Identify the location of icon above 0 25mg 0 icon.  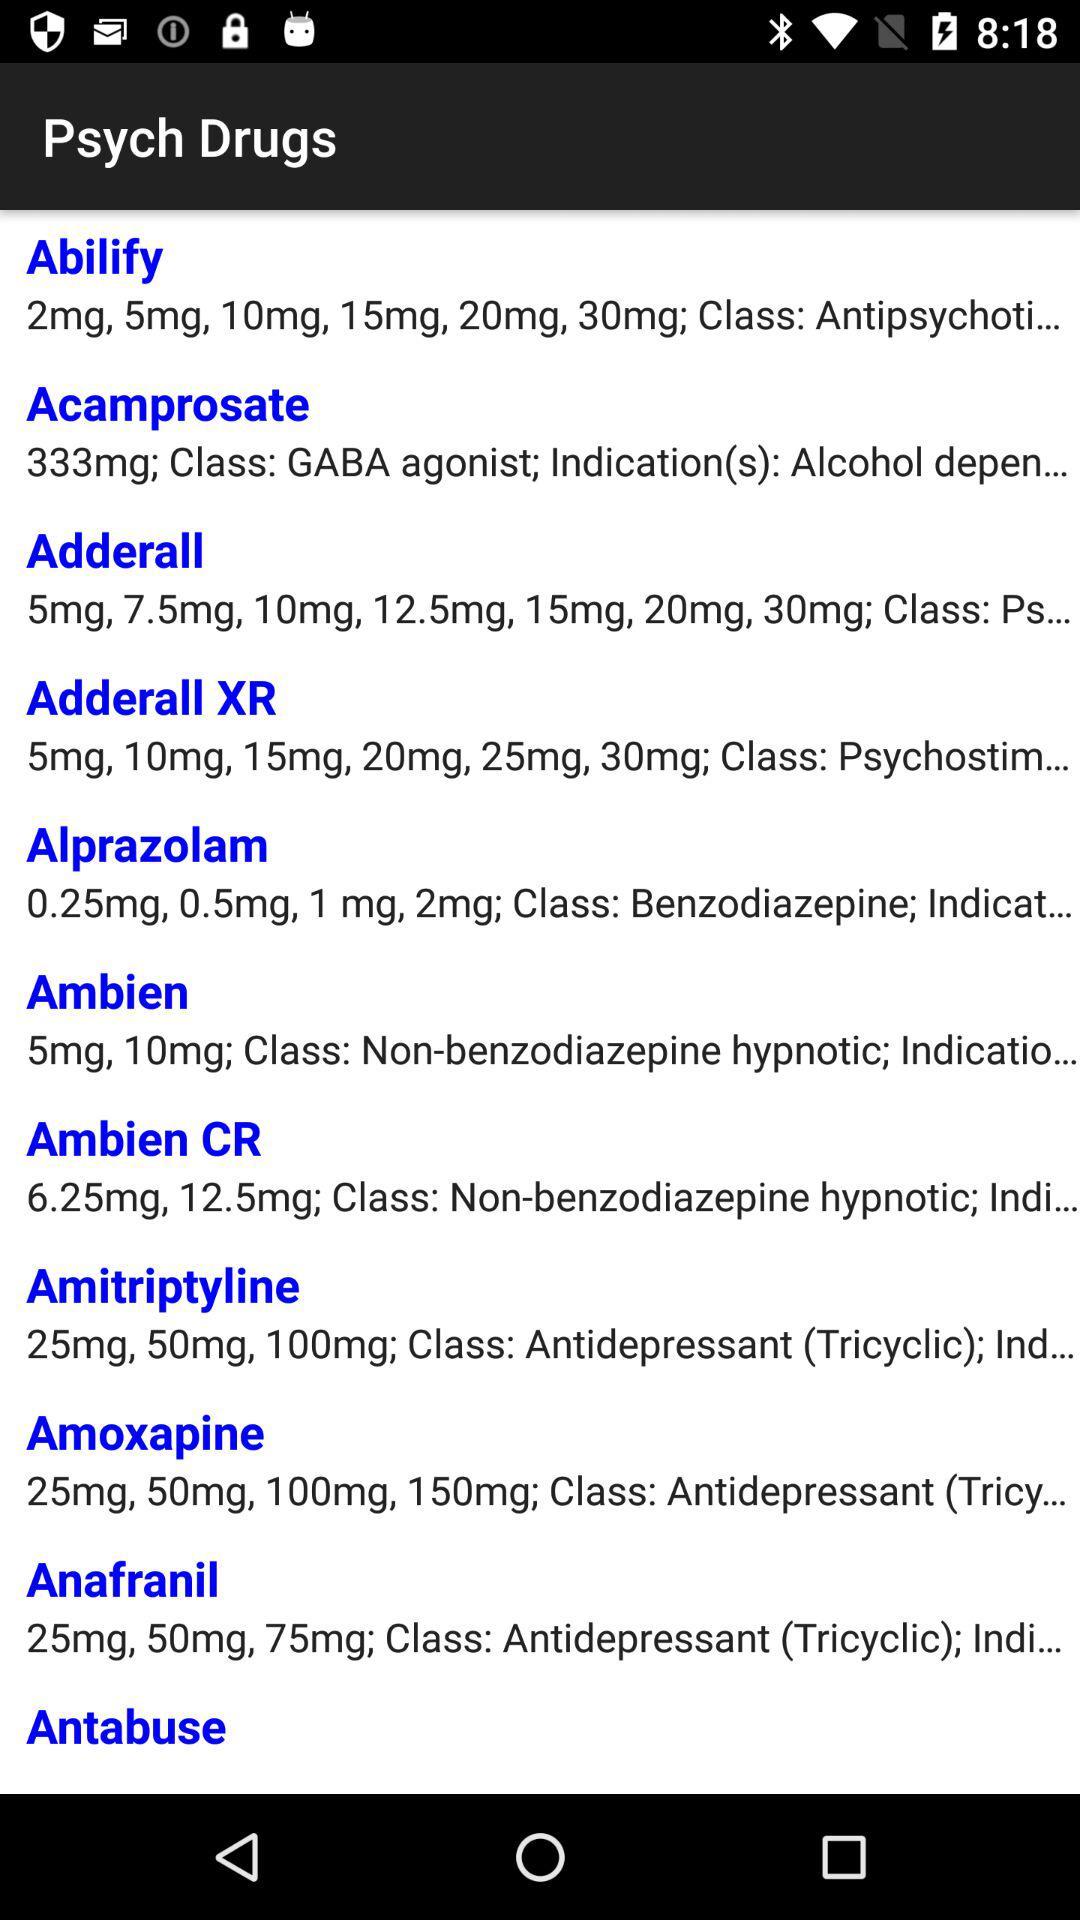
(146, 843).